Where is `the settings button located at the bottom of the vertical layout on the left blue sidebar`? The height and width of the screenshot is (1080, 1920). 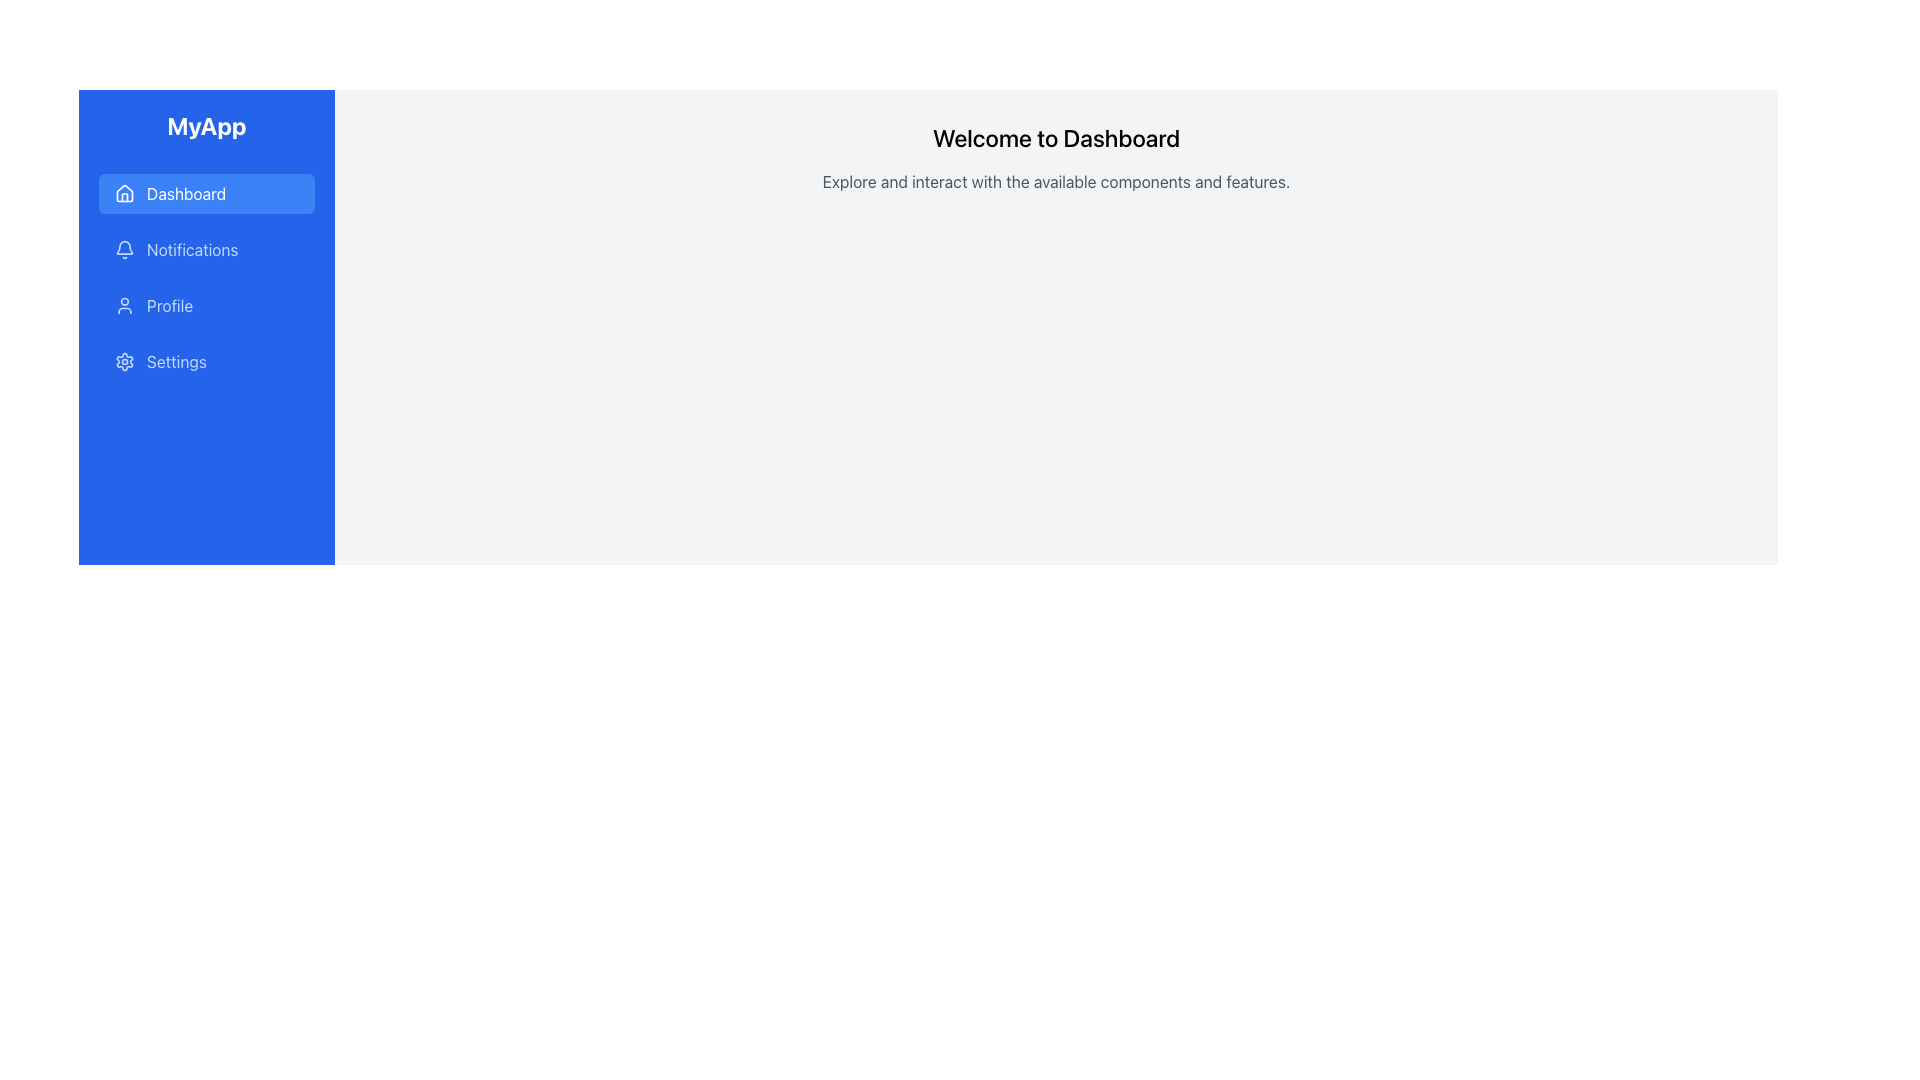
the settings button located at the bottom of the vertical layout on the left blue sidebar is located at coordinates (206, 362).